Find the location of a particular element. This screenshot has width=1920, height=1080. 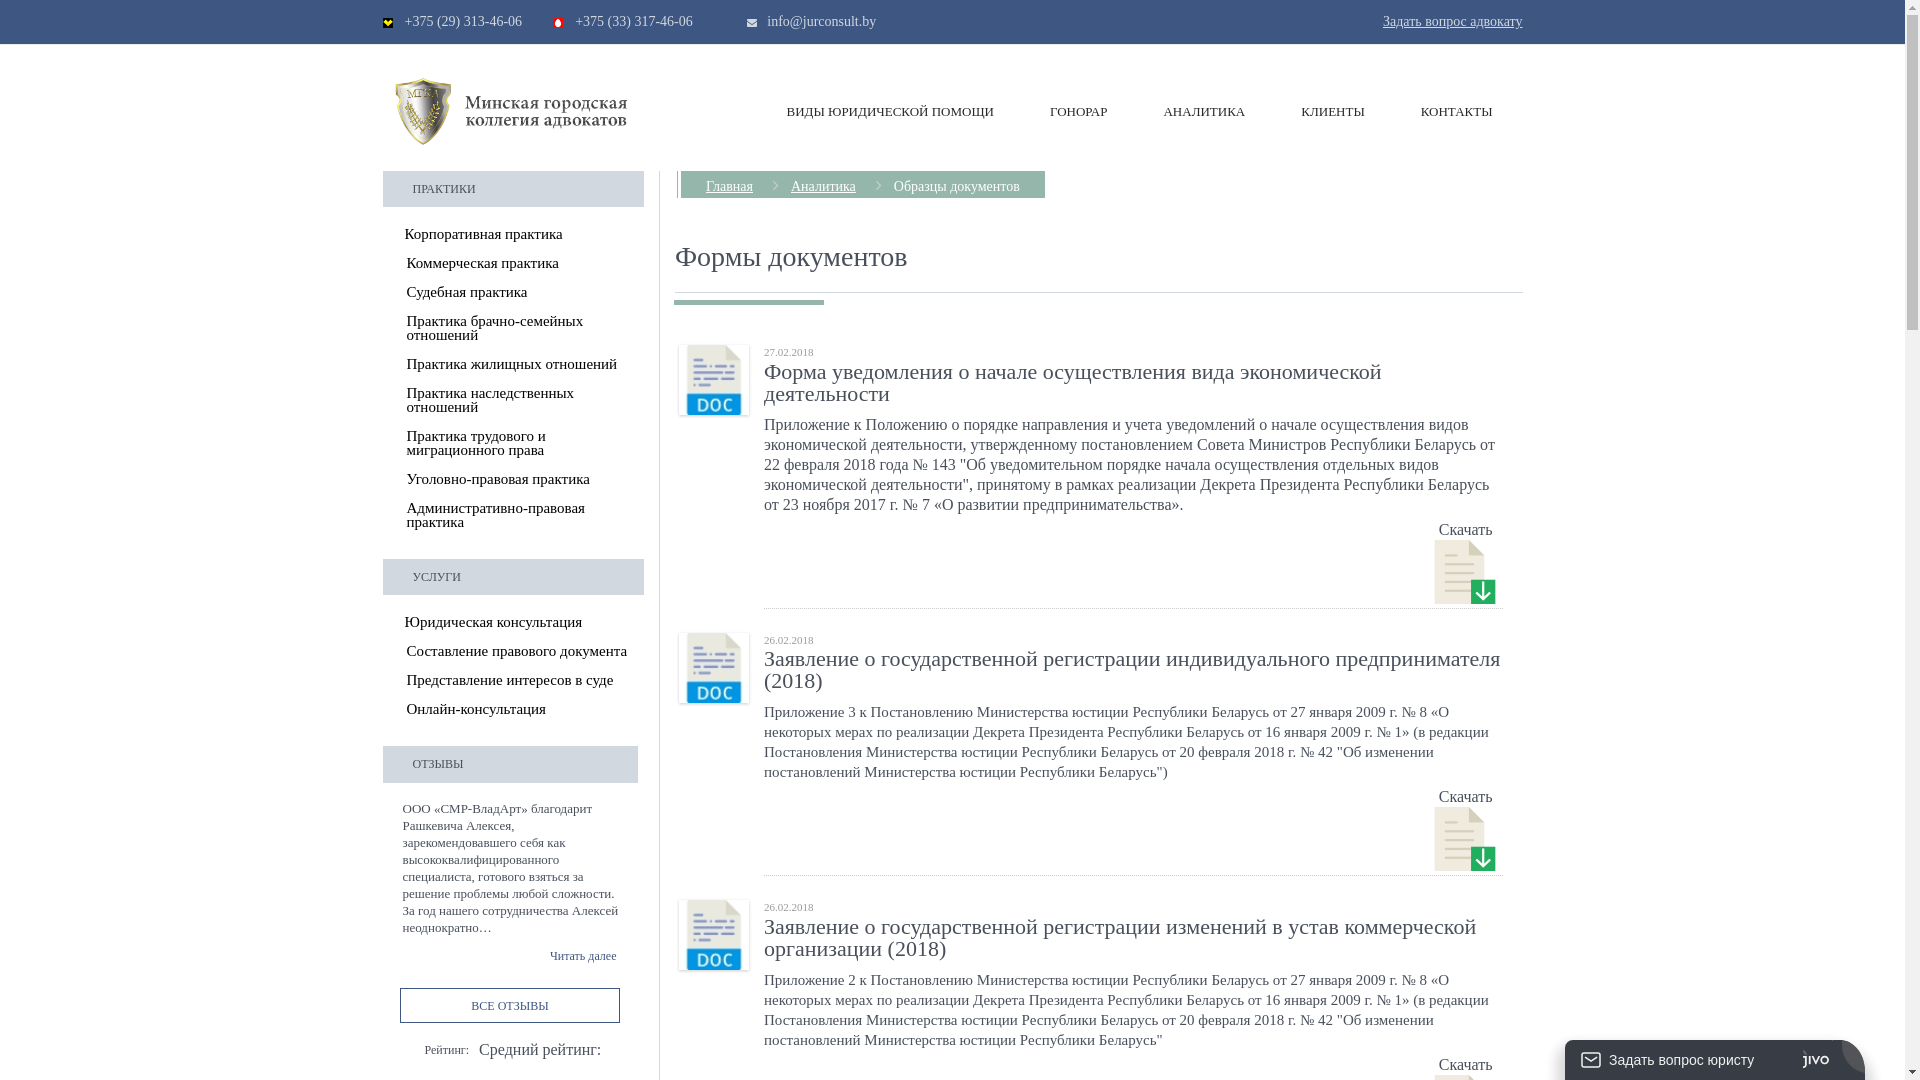

'info@jurconsult.by' is located at coordinates (766, 21).